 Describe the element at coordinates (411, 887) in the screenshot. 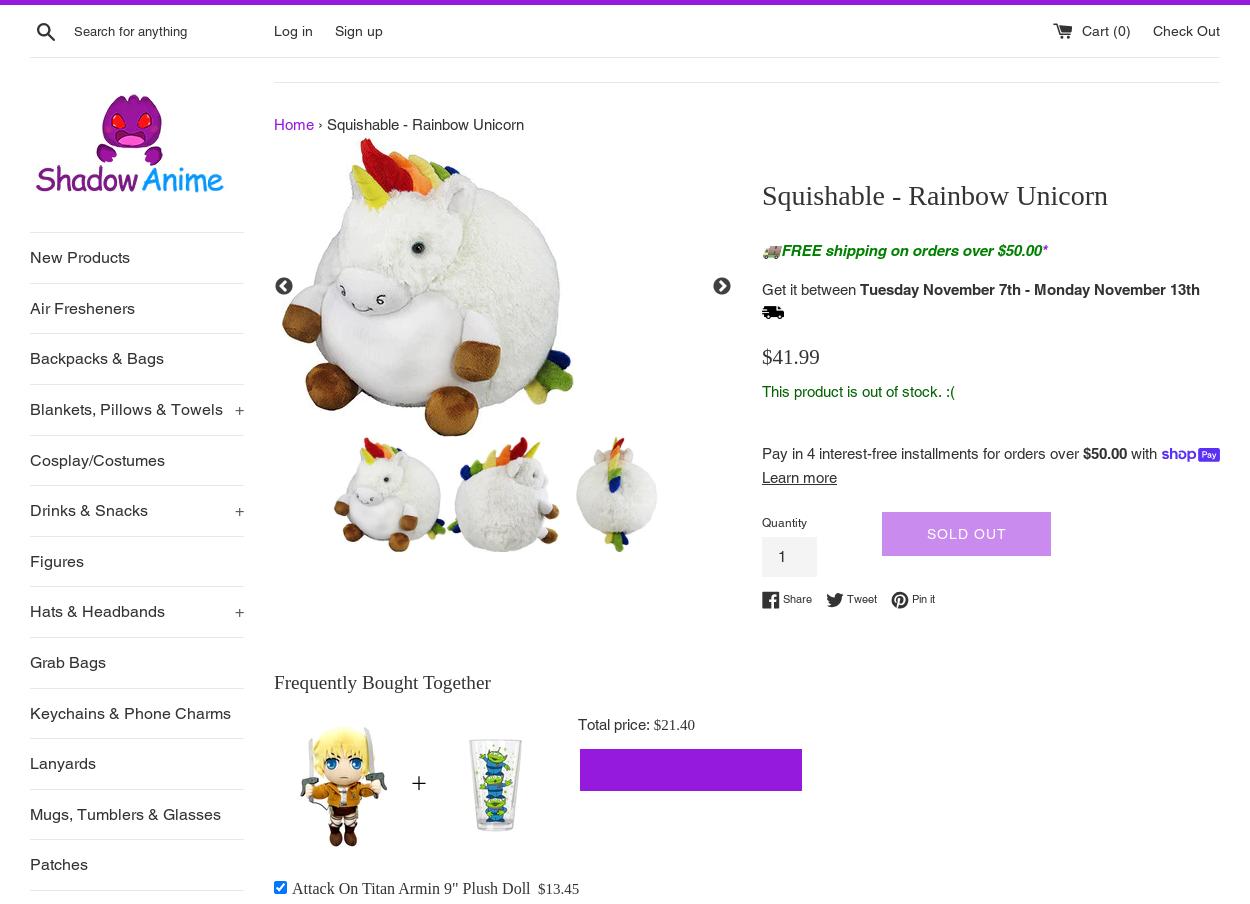

I see `'Attack On Titan Armin 9" Plush Doll'` at that location.